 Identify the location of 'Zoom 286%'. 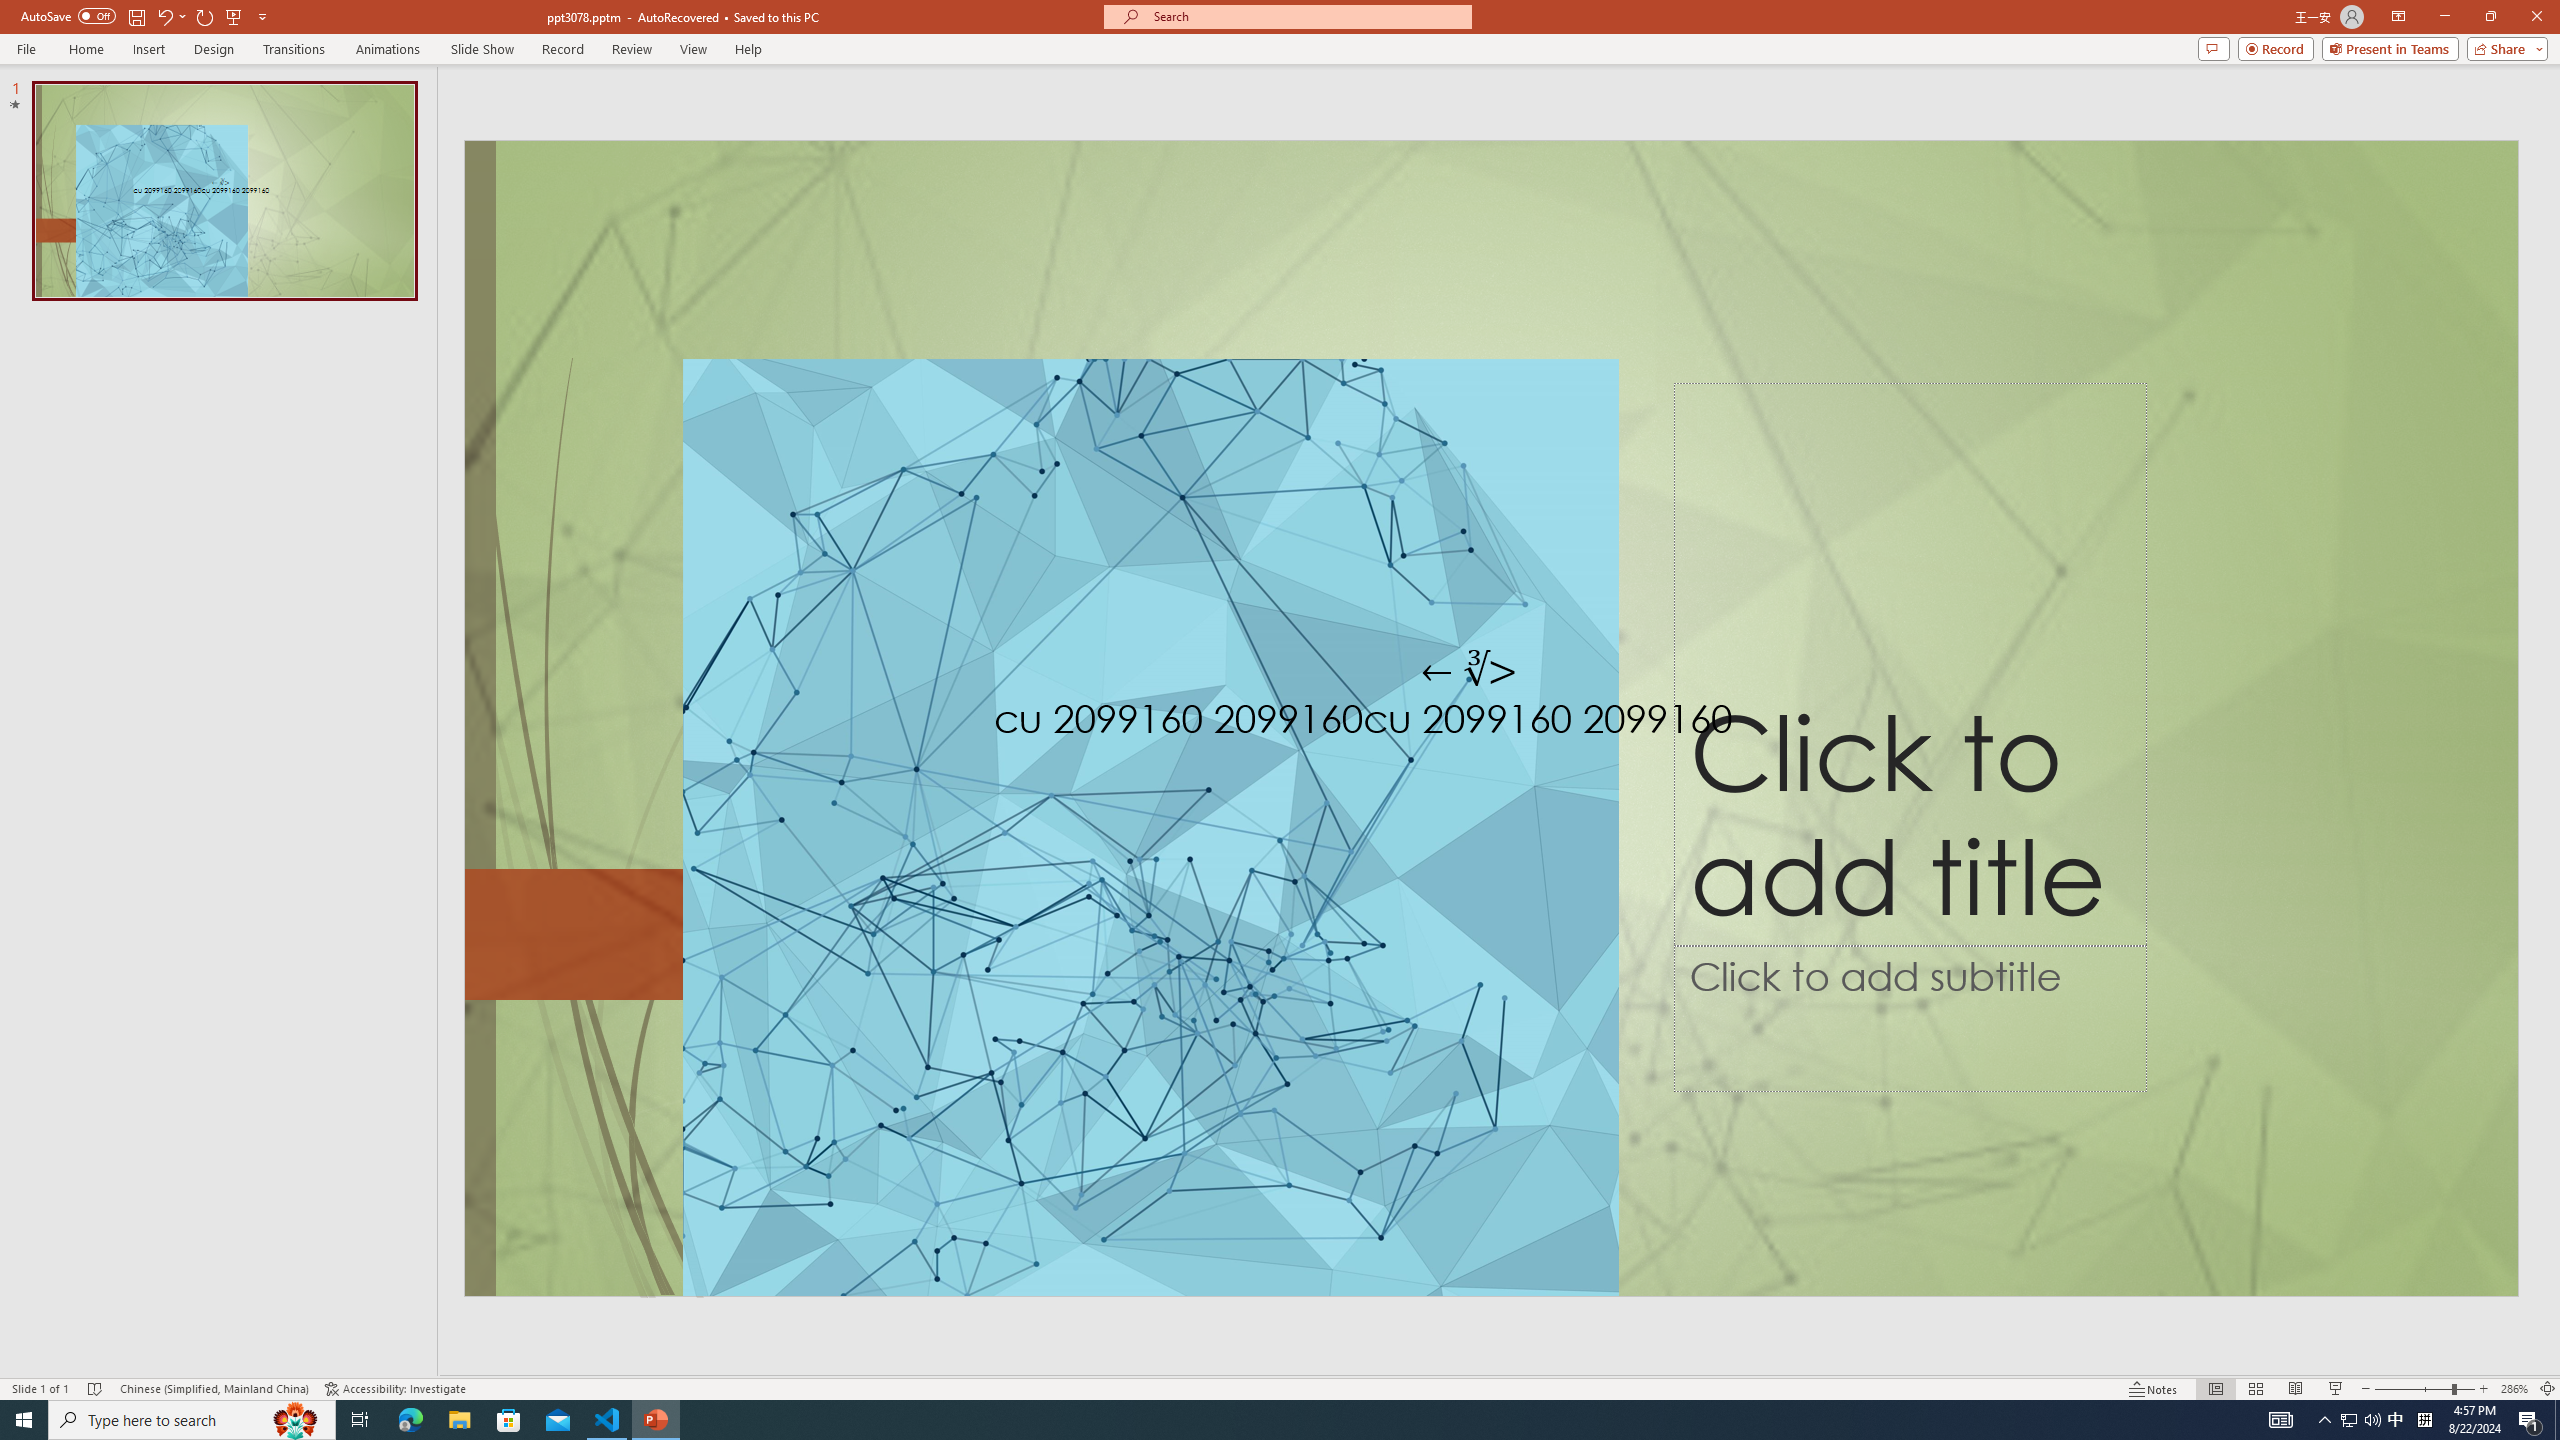
(2515, 1389).